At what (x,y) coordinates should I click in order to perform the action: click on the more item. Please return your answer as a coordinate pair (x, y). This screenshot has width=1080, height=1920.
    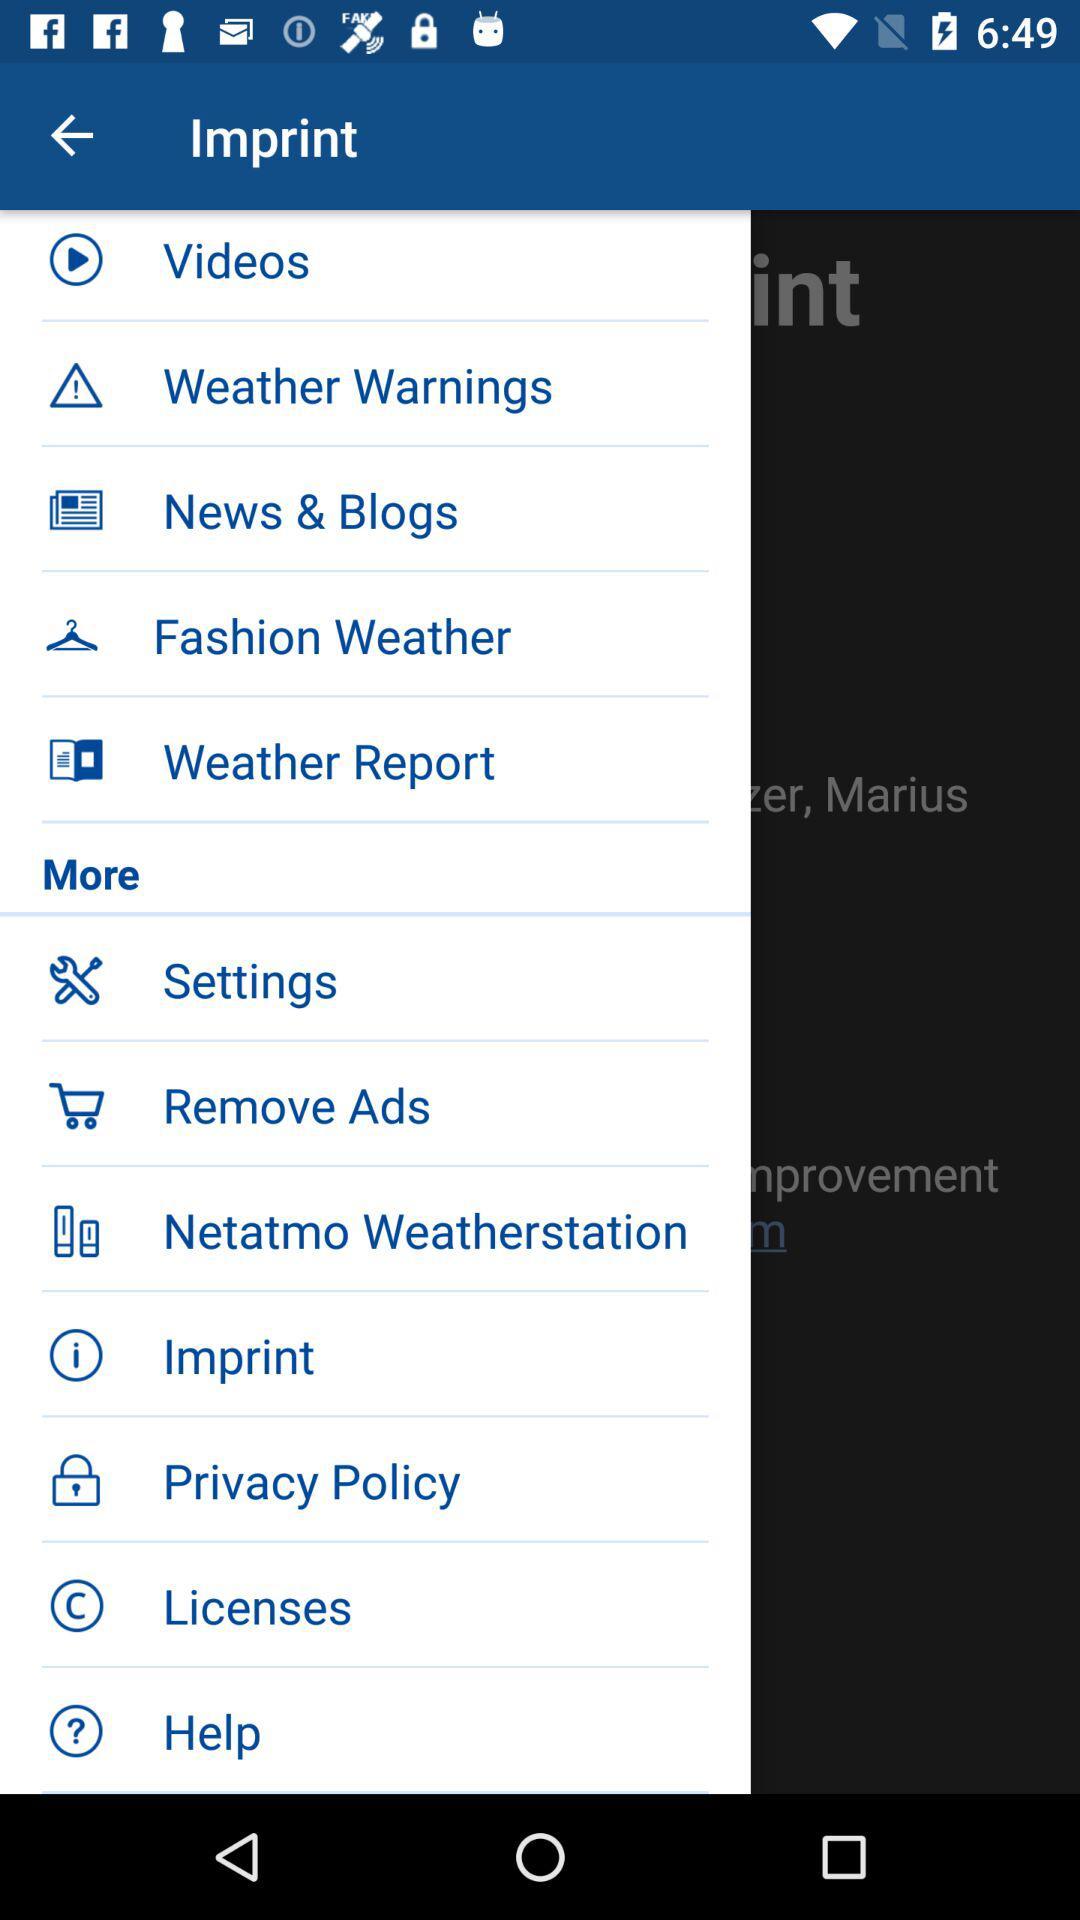
    Looking at the image, I should click on (375, 878).